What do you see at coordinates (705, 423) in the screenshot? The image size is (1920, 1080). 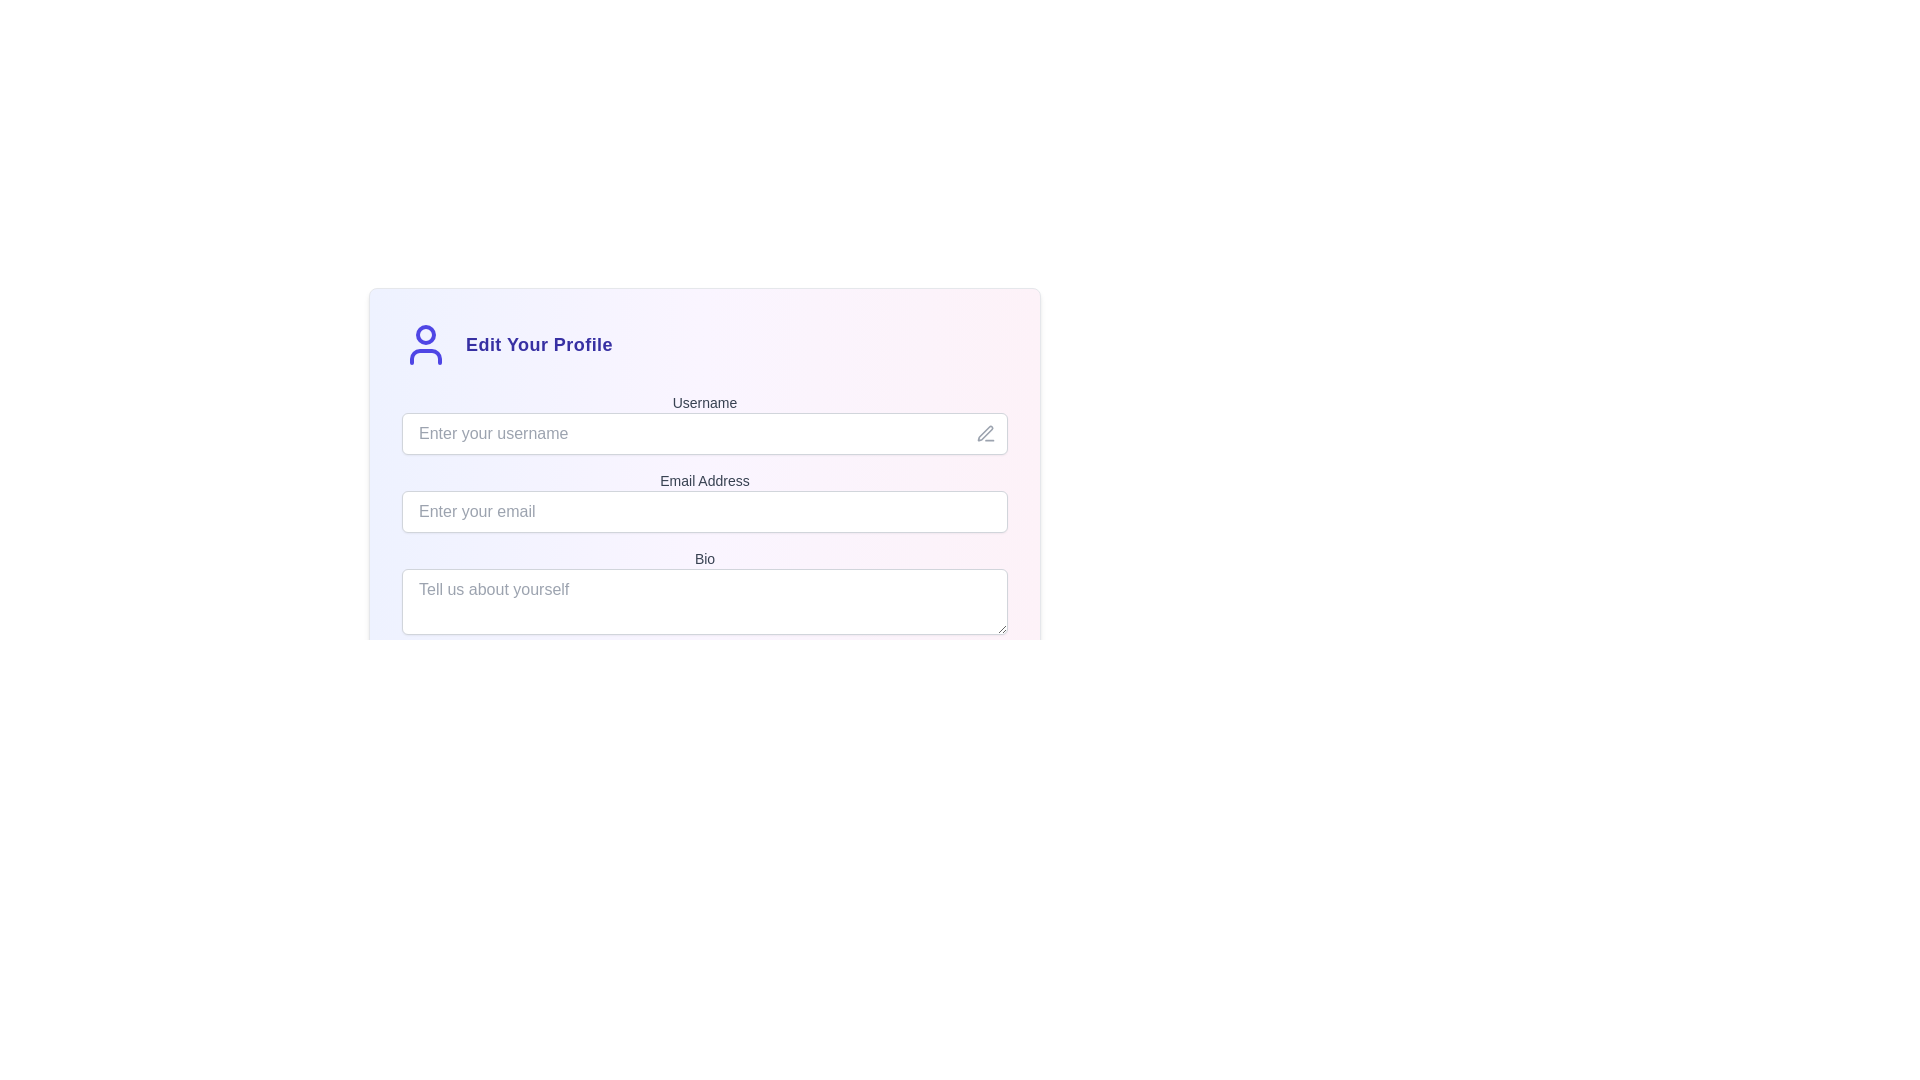 I see `the username input field, which is the first entry in a vertical stack of input fields` at bounding box center [705, 423].